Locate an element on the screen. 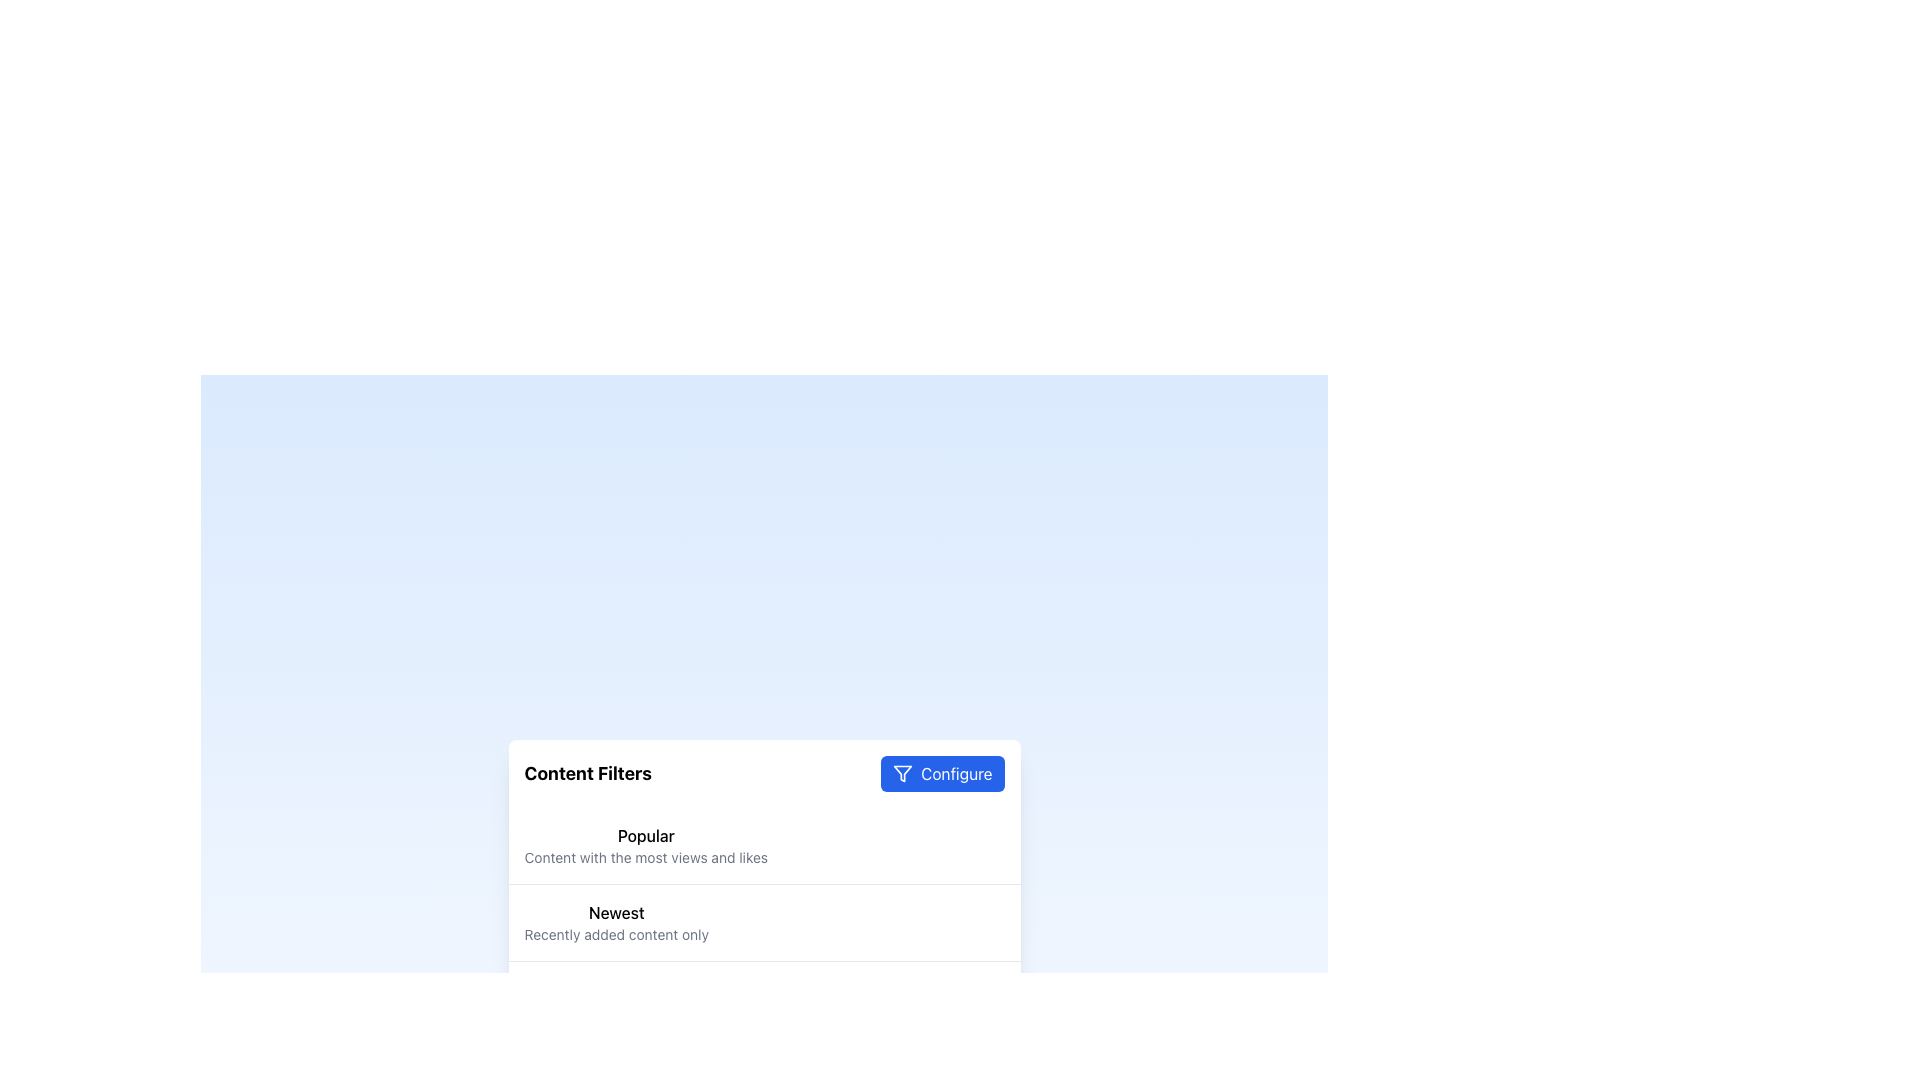 The width and height of the screenshot is (1920, 1080). the 'Newest' filter option label located below the 'Popular' section in the 'Content Filters' menu is located at coordinates (615, 922).